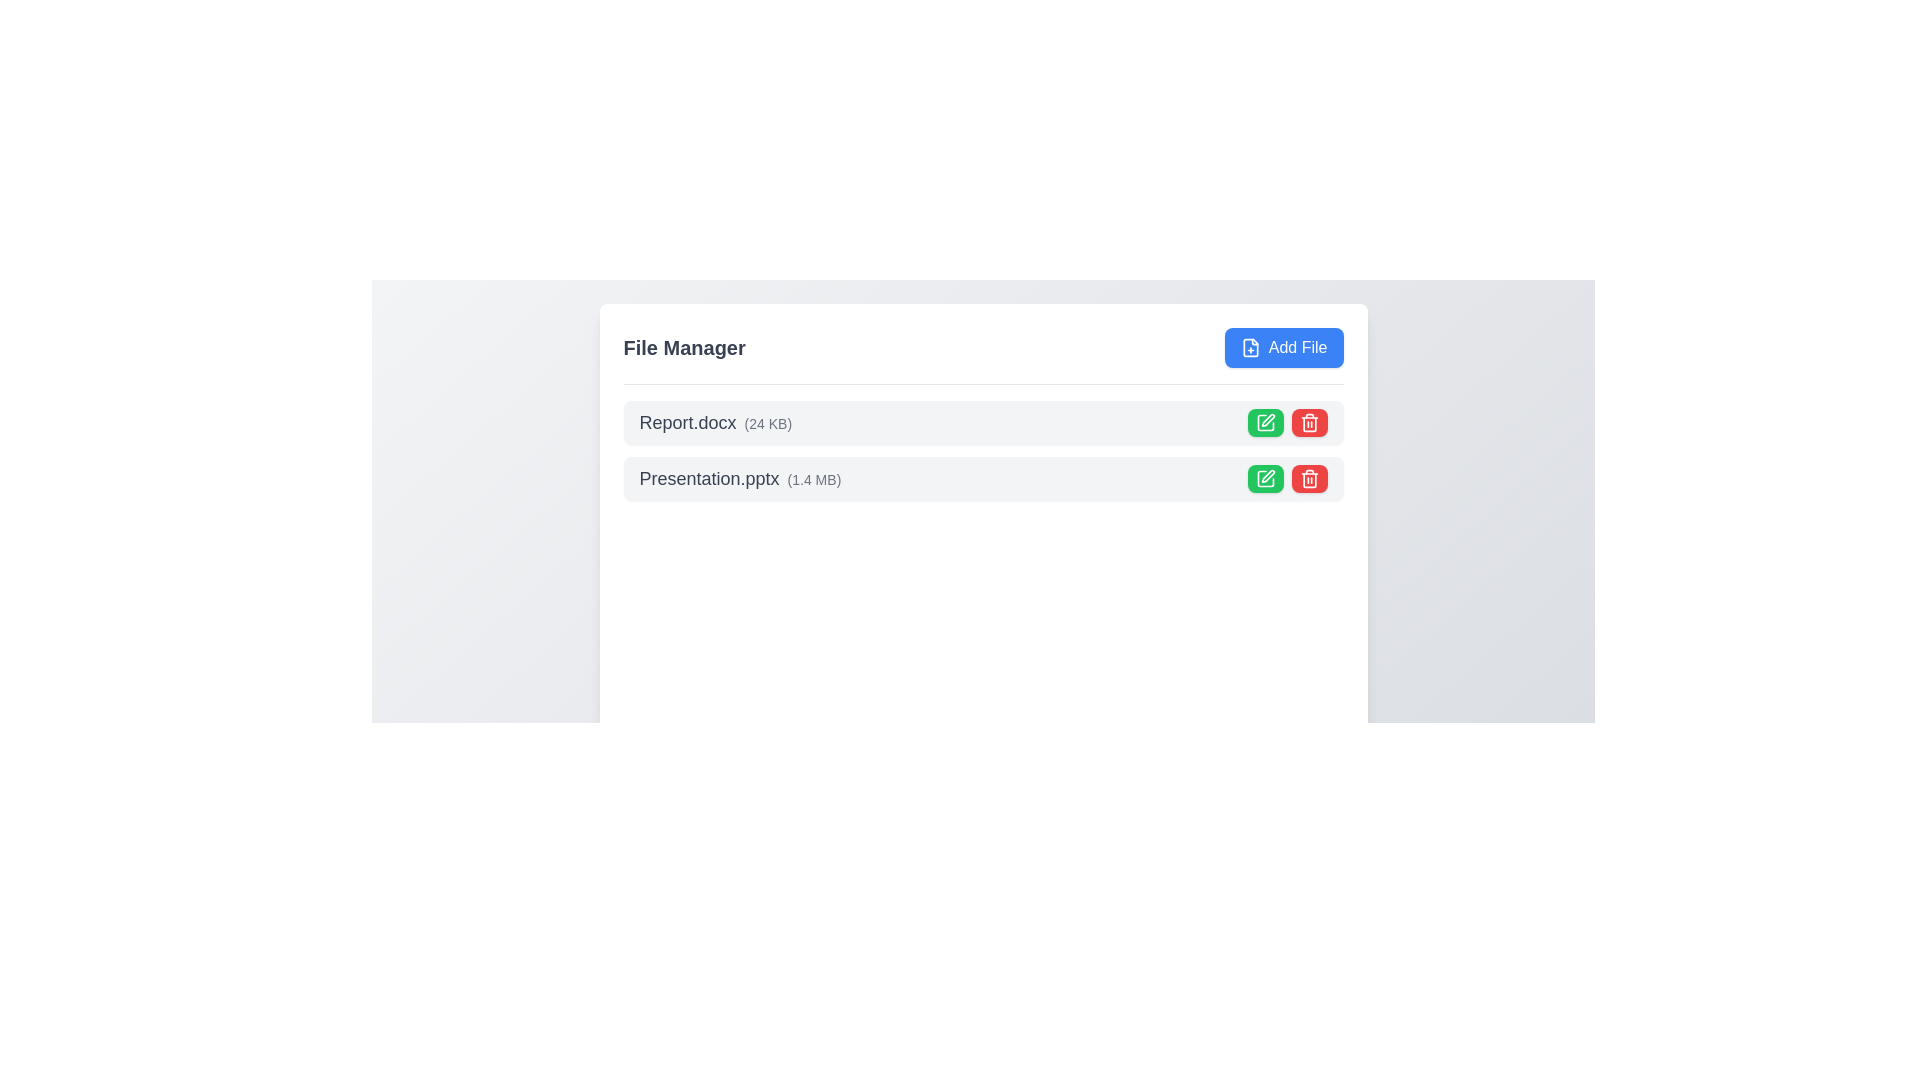  Describe the element at coordinates (715, 422) in the screenshot. I see `the text display element that shows information about the file 'Report.docx', which is positioned at the top of the file list, before the entry for 'Presentation.pptx (1.4 MB)'` at that location.